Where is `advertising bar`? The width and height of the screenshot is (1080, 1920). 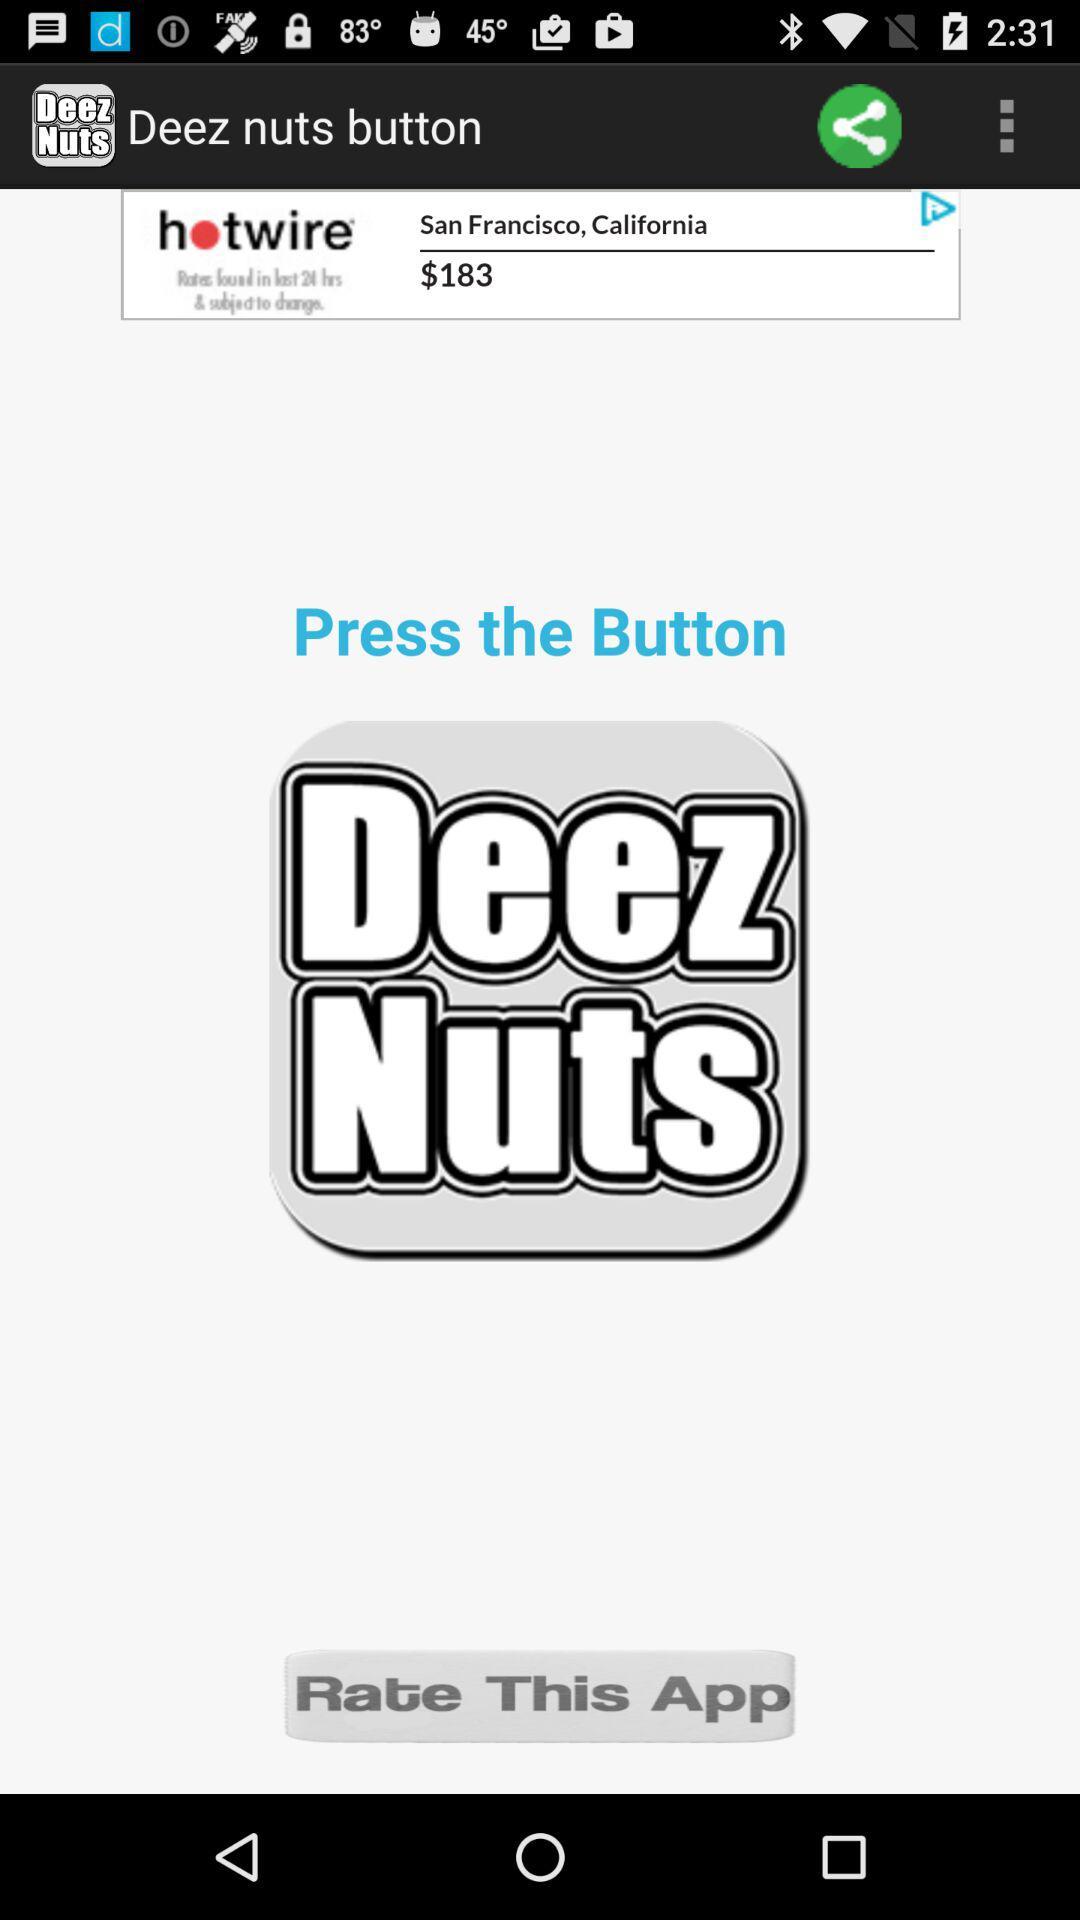 advertising bar is located at coordinates (540, 253).